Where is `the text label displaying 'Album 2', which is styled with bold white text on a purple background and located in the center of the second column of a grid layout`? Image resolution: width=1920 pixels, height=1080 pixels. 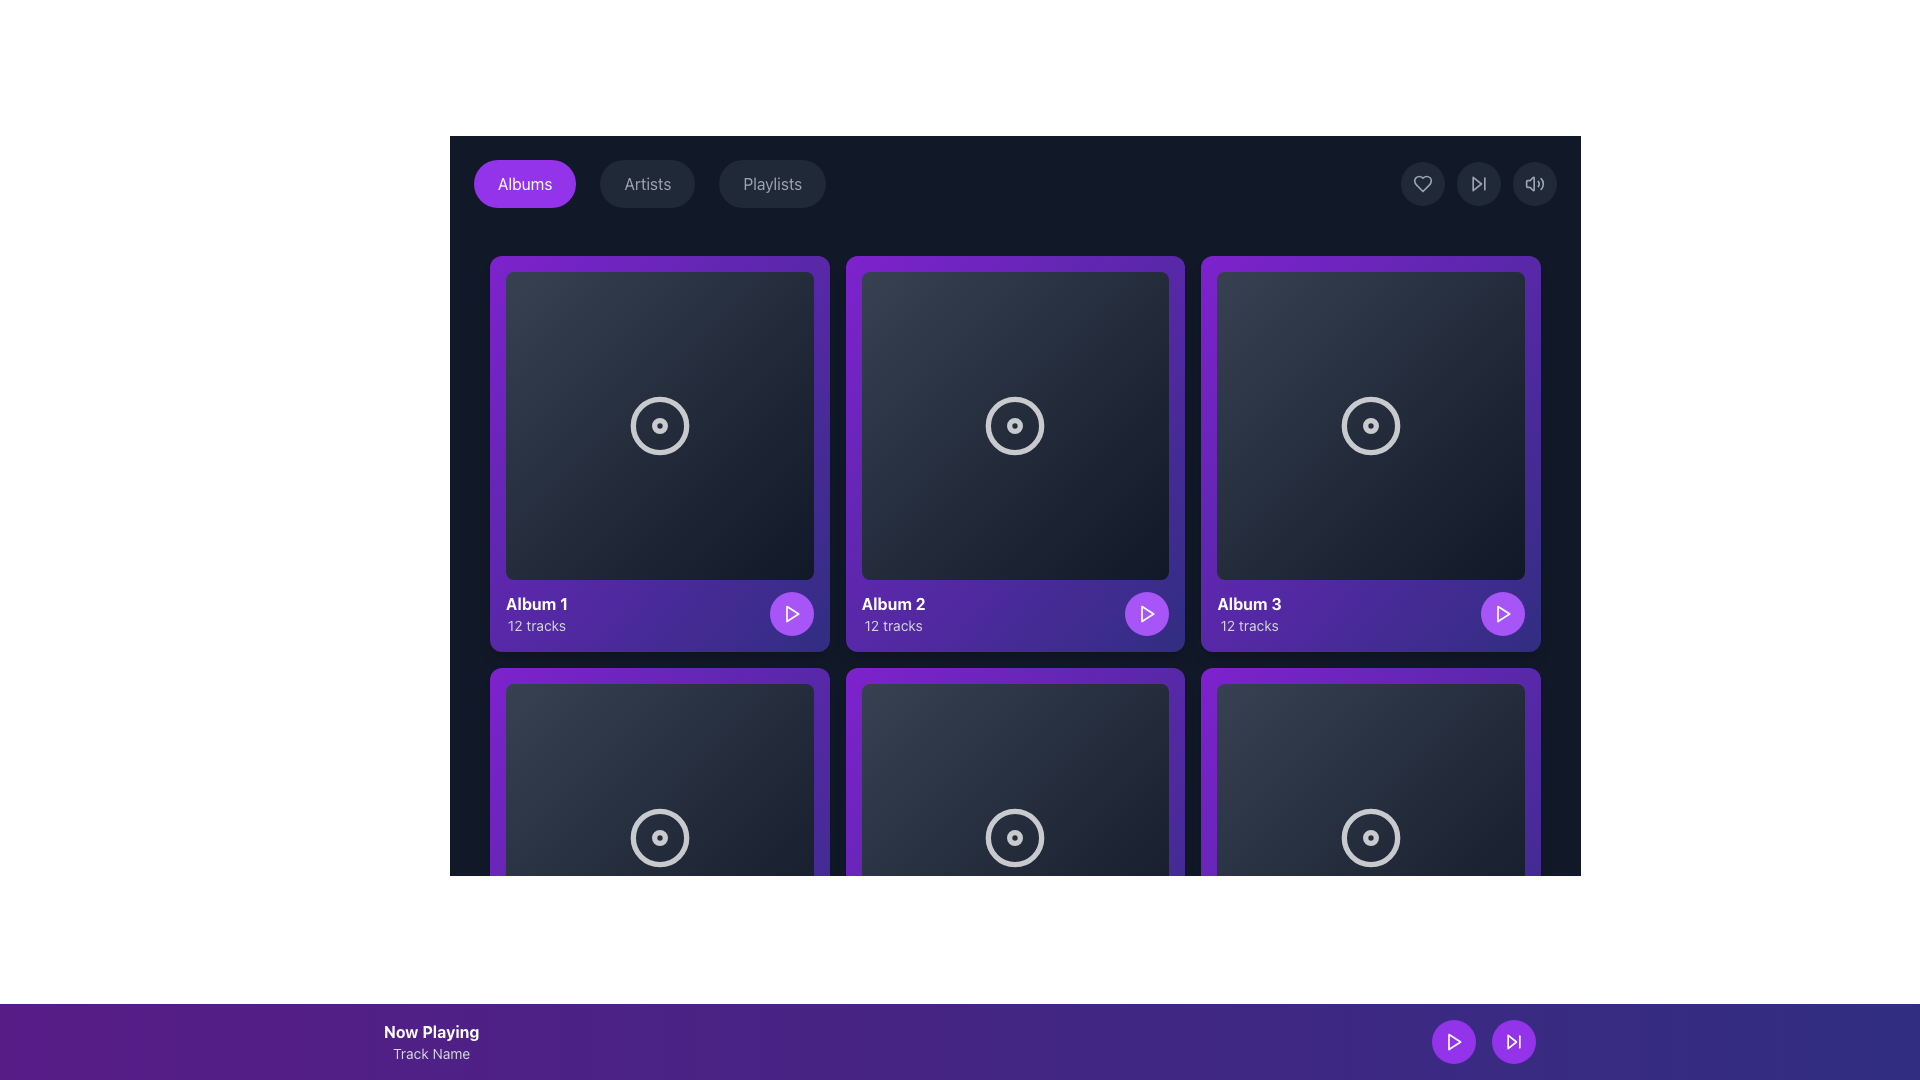 the text label displaying 'Album 2', which is styled with bold white text on a purple background and located in the center of the second column of a grid layout is located at coordinates (892, 602).